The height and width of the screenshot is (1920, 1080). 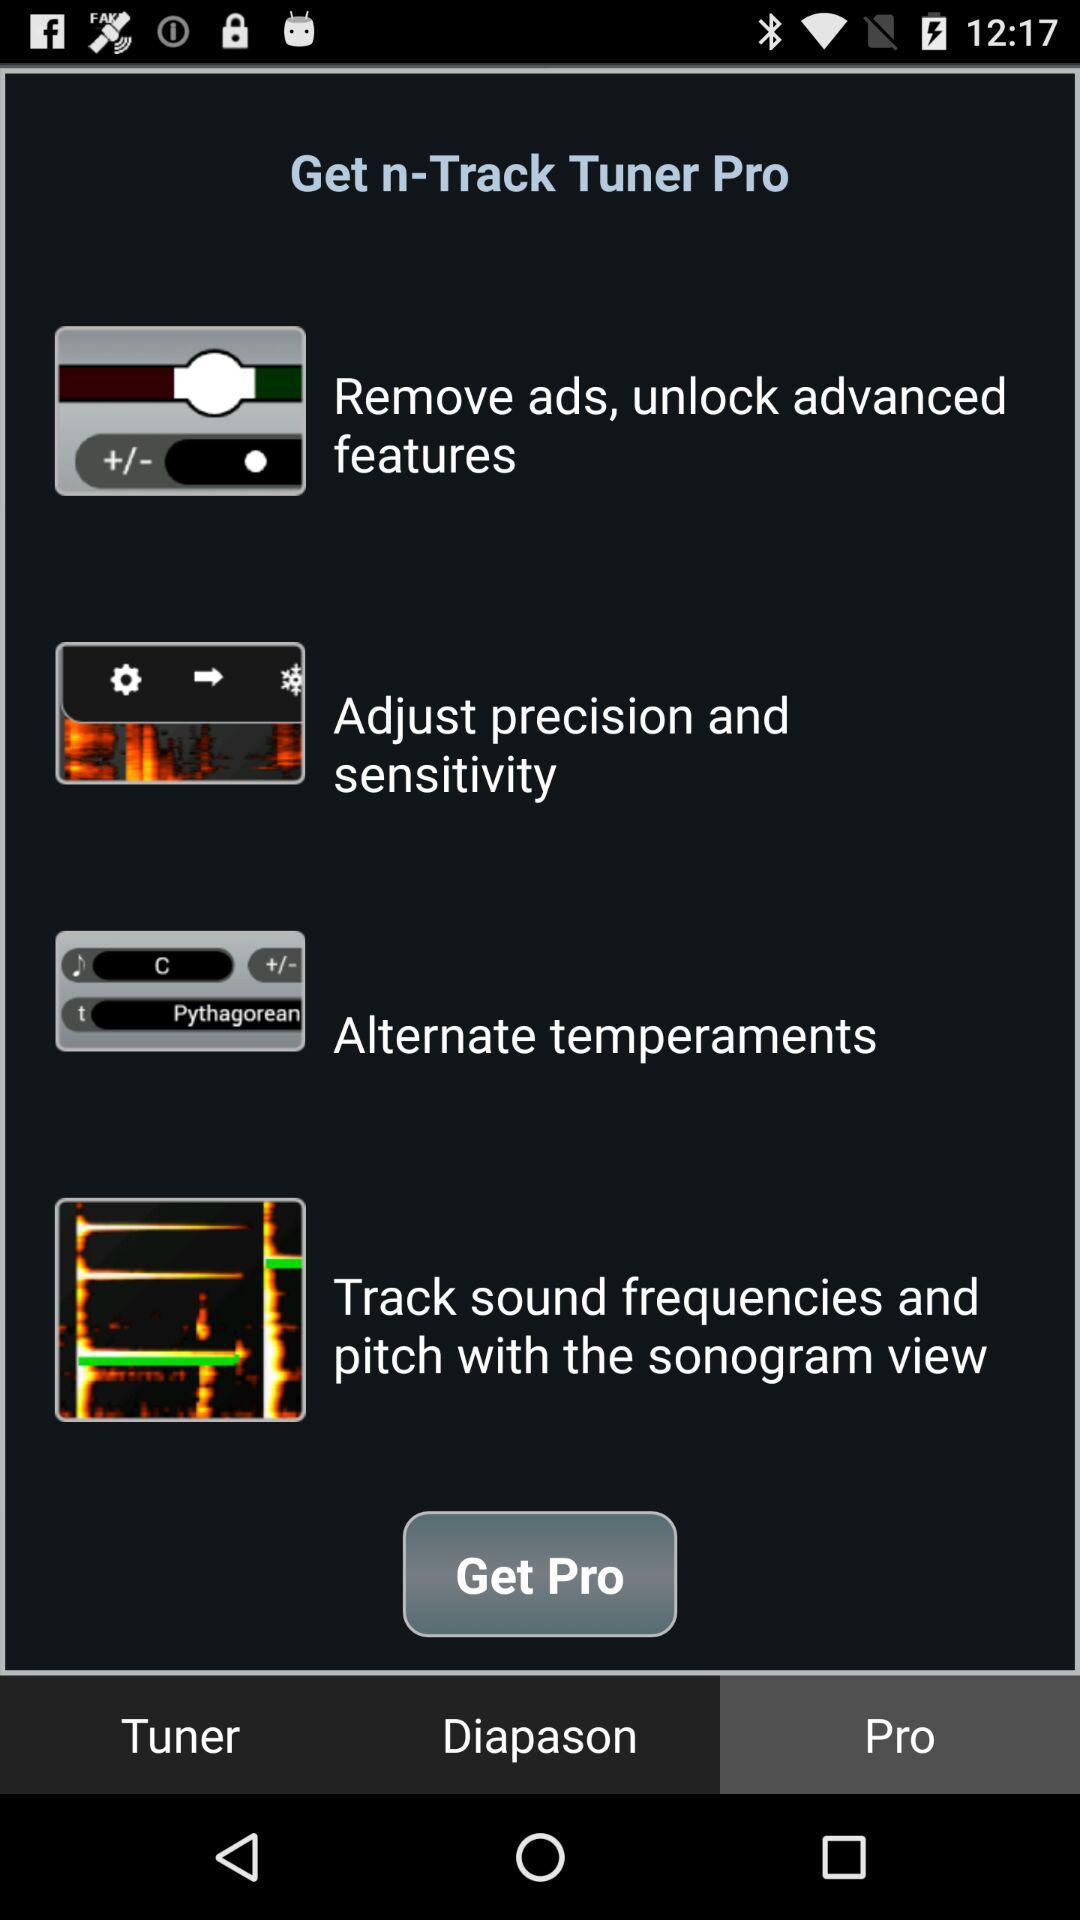 I want to click on the button to the right of tuner button, so click(x=540, y=1733).